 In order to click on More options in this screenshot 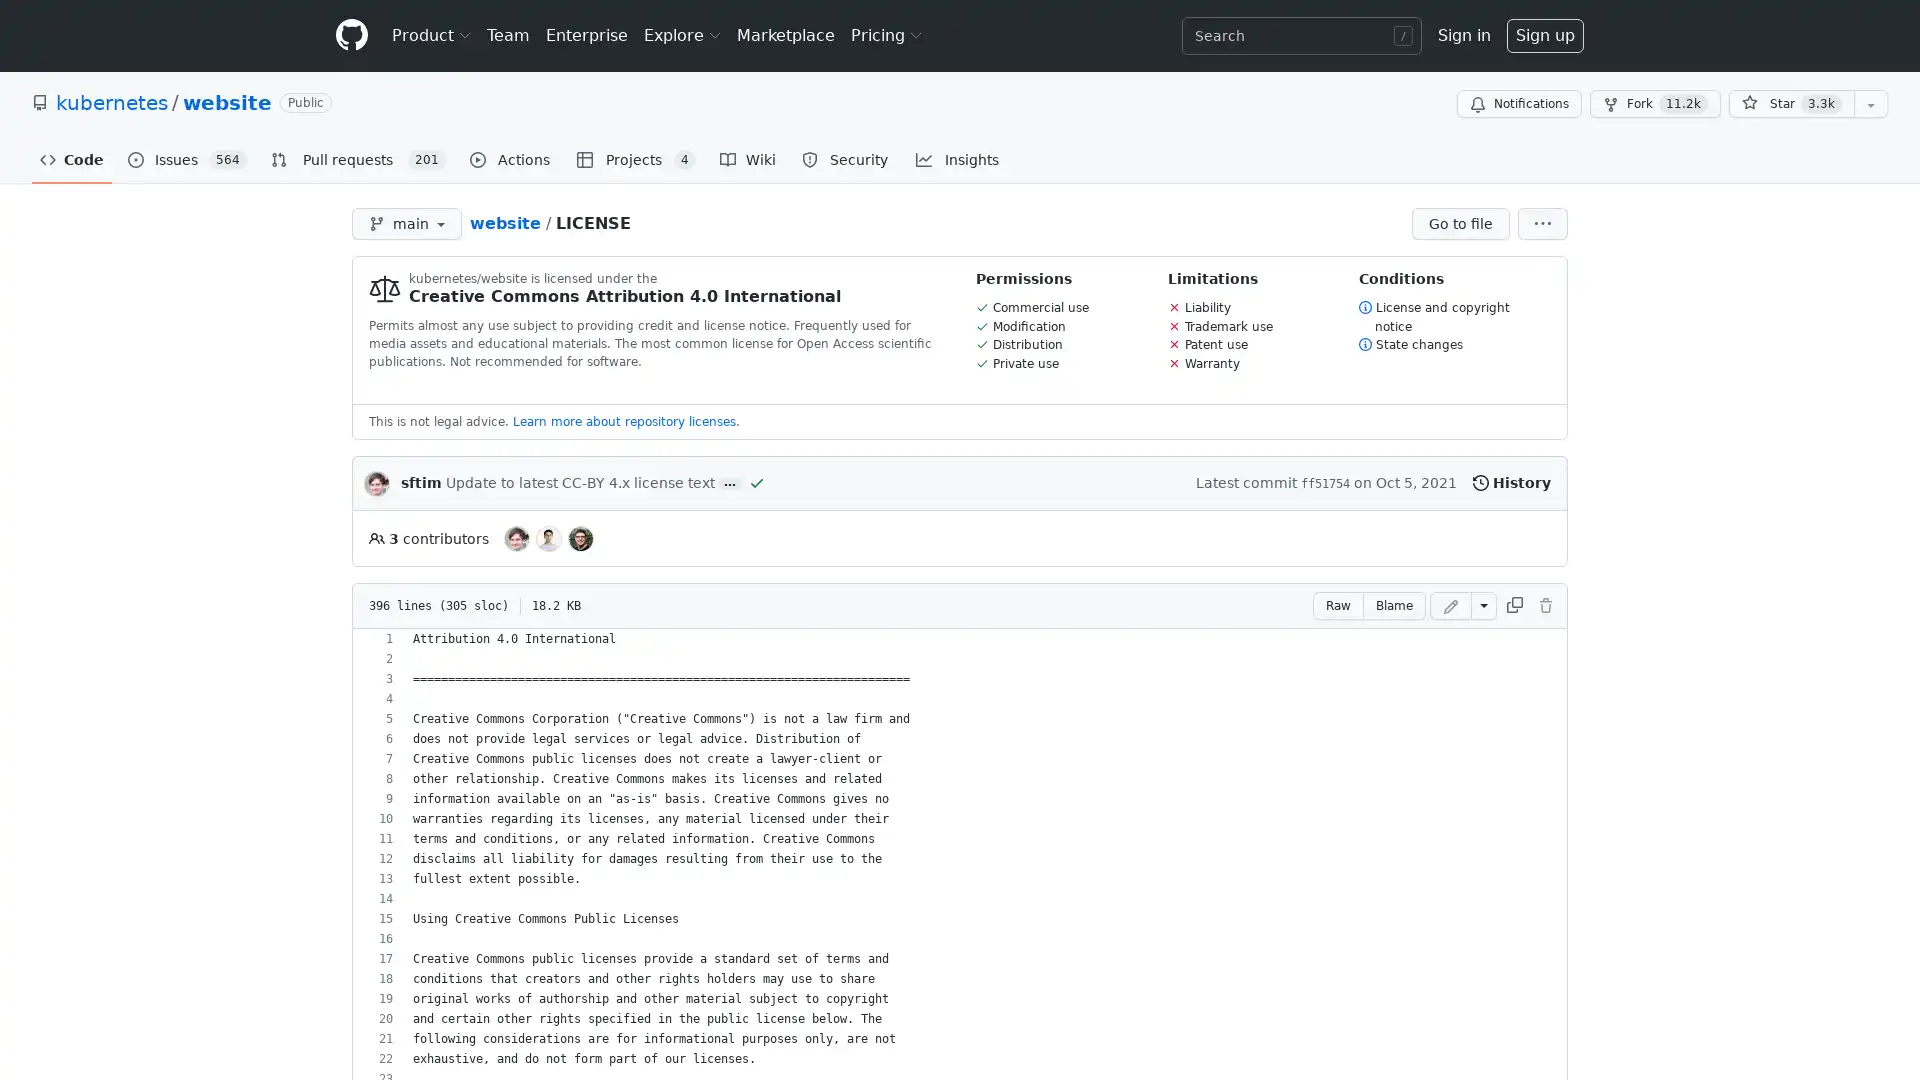, I will do `click(1541, 223)`.